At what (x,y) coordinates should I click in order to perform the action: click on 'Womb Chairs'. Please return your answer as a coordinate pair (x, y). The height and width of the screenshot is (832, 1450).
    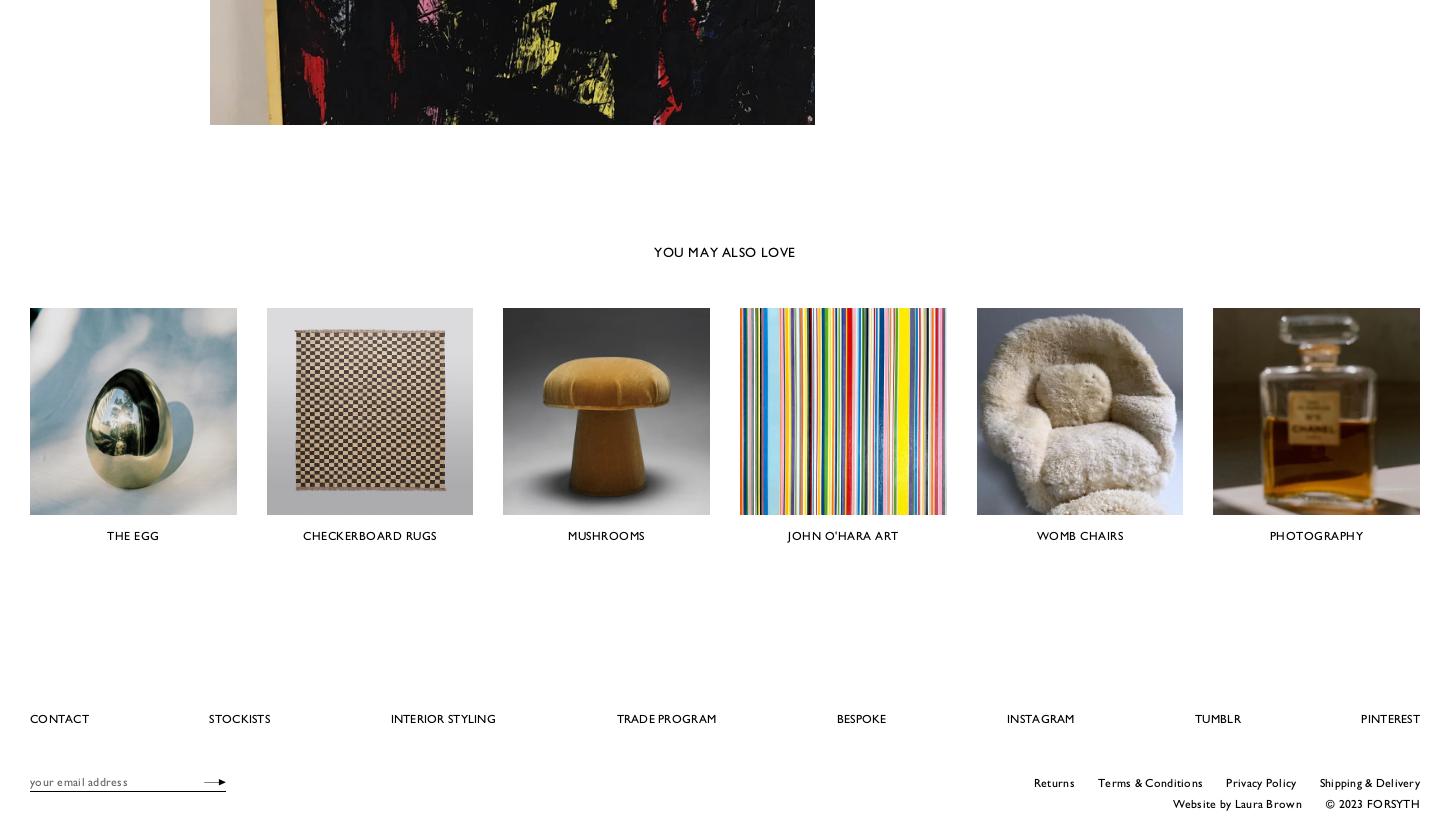
    Looking at the image, I should click on (1079, 533).